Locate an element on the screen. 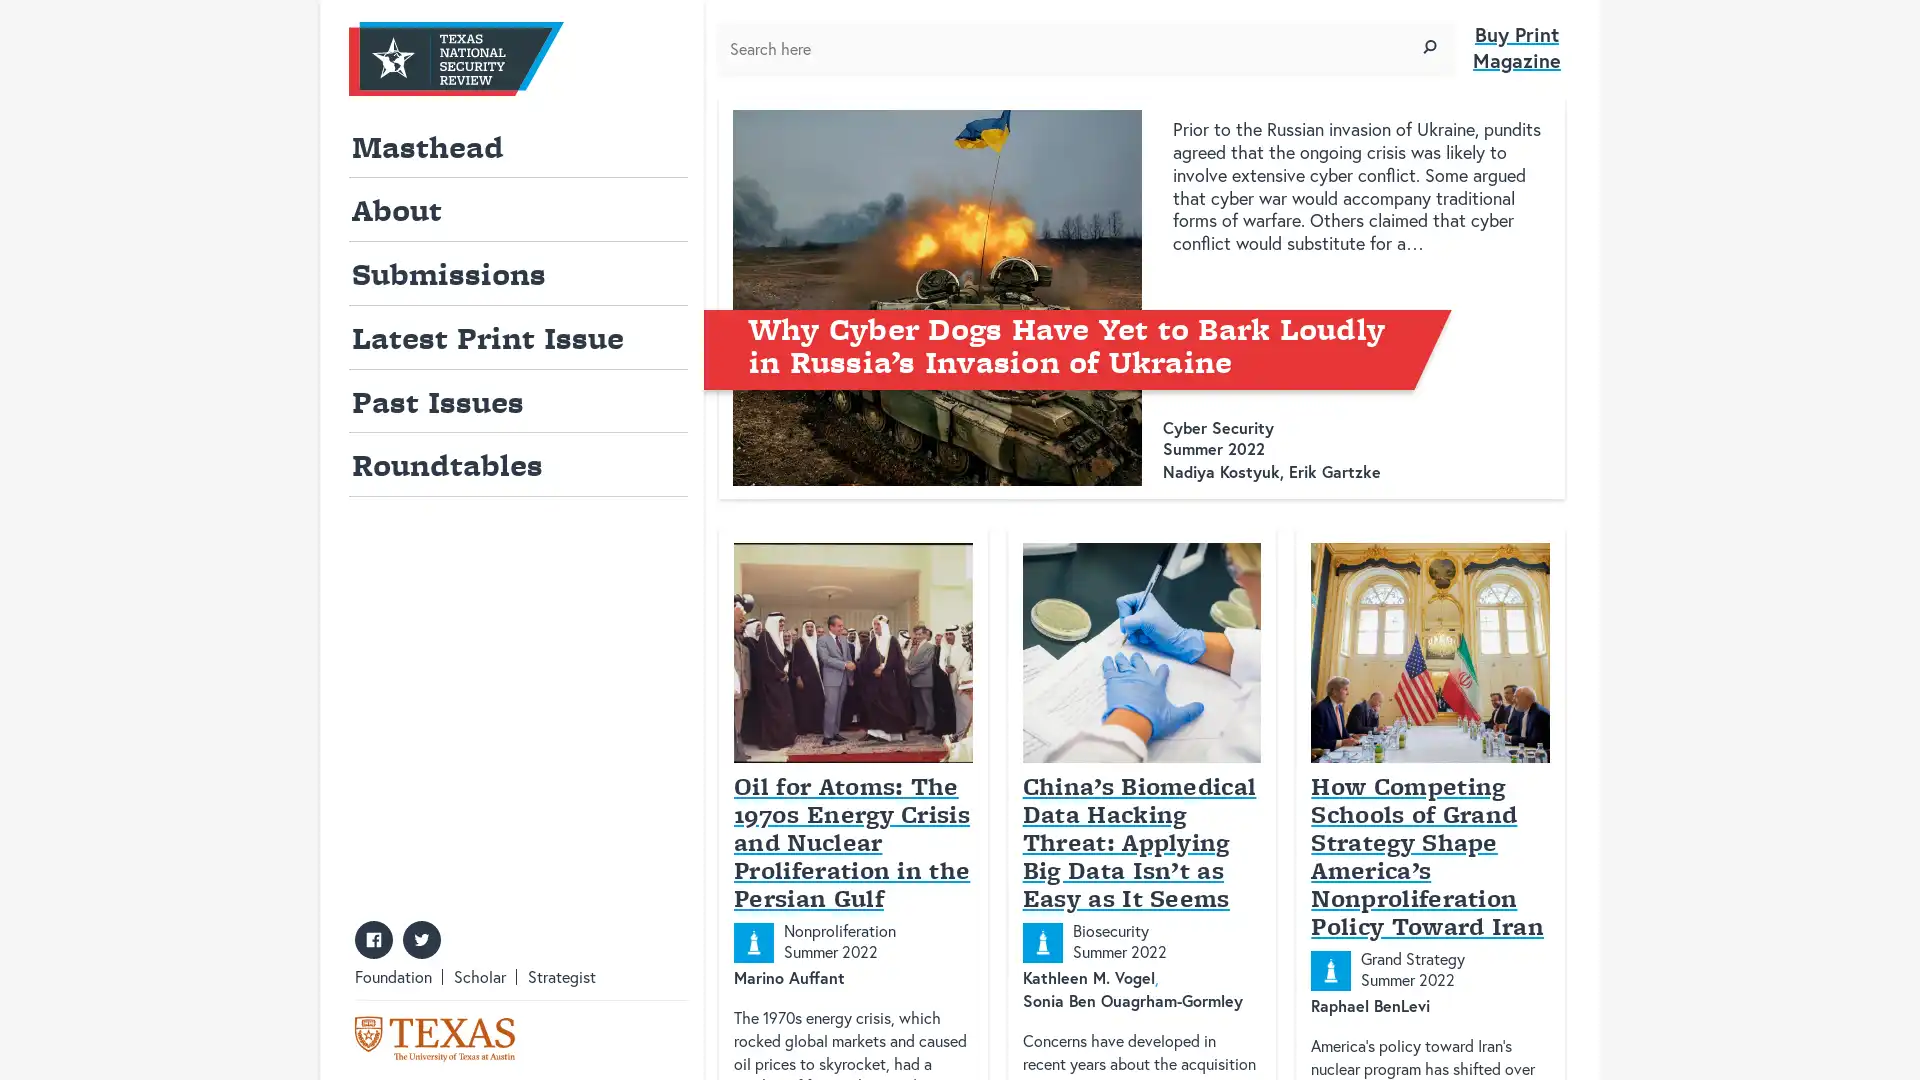  zoom is located at coordinates (1429, 46).